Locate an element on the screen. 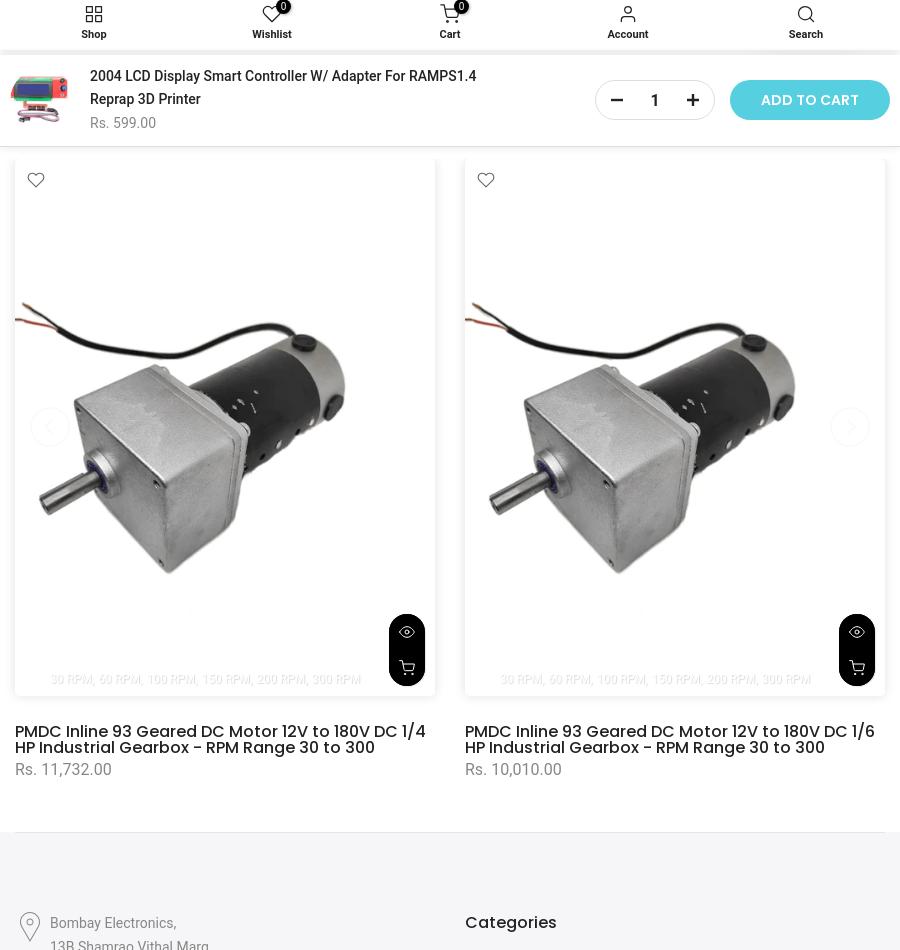  'Cart' is located at coordinates (439, 34).